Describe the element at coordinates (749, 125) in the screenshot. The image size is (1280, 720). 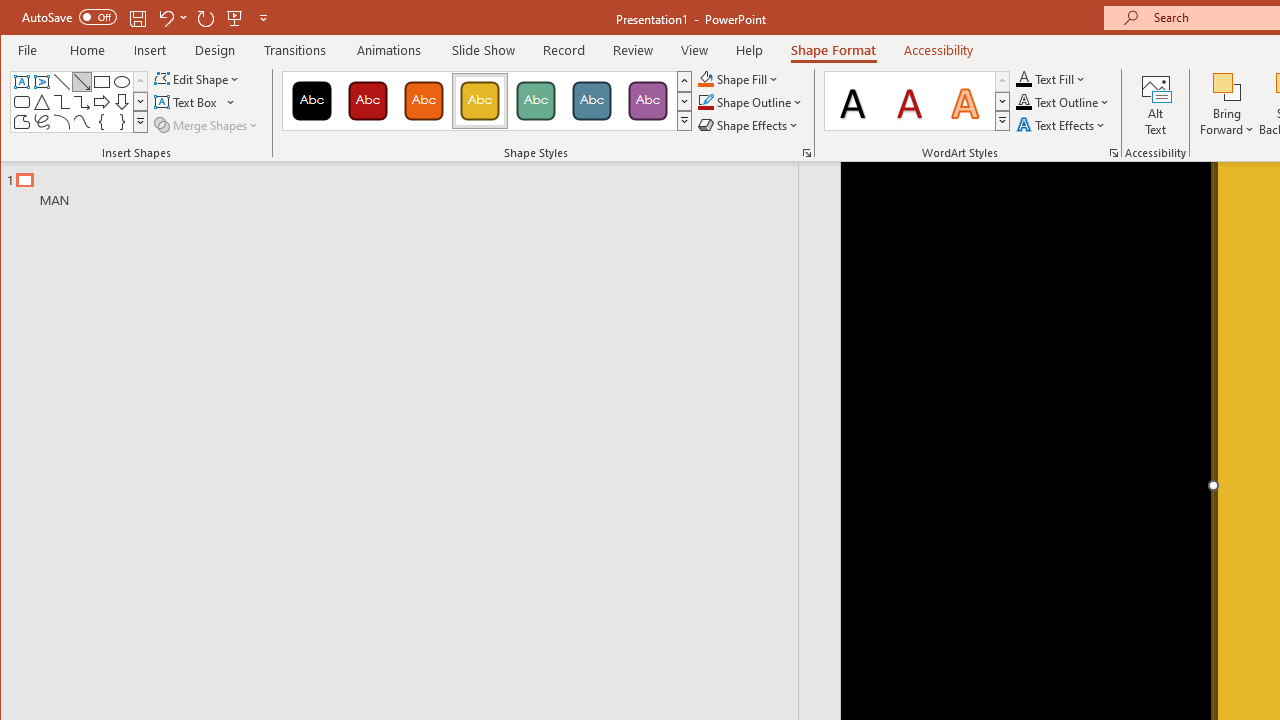
I see `'Shape Effects'` at that location.